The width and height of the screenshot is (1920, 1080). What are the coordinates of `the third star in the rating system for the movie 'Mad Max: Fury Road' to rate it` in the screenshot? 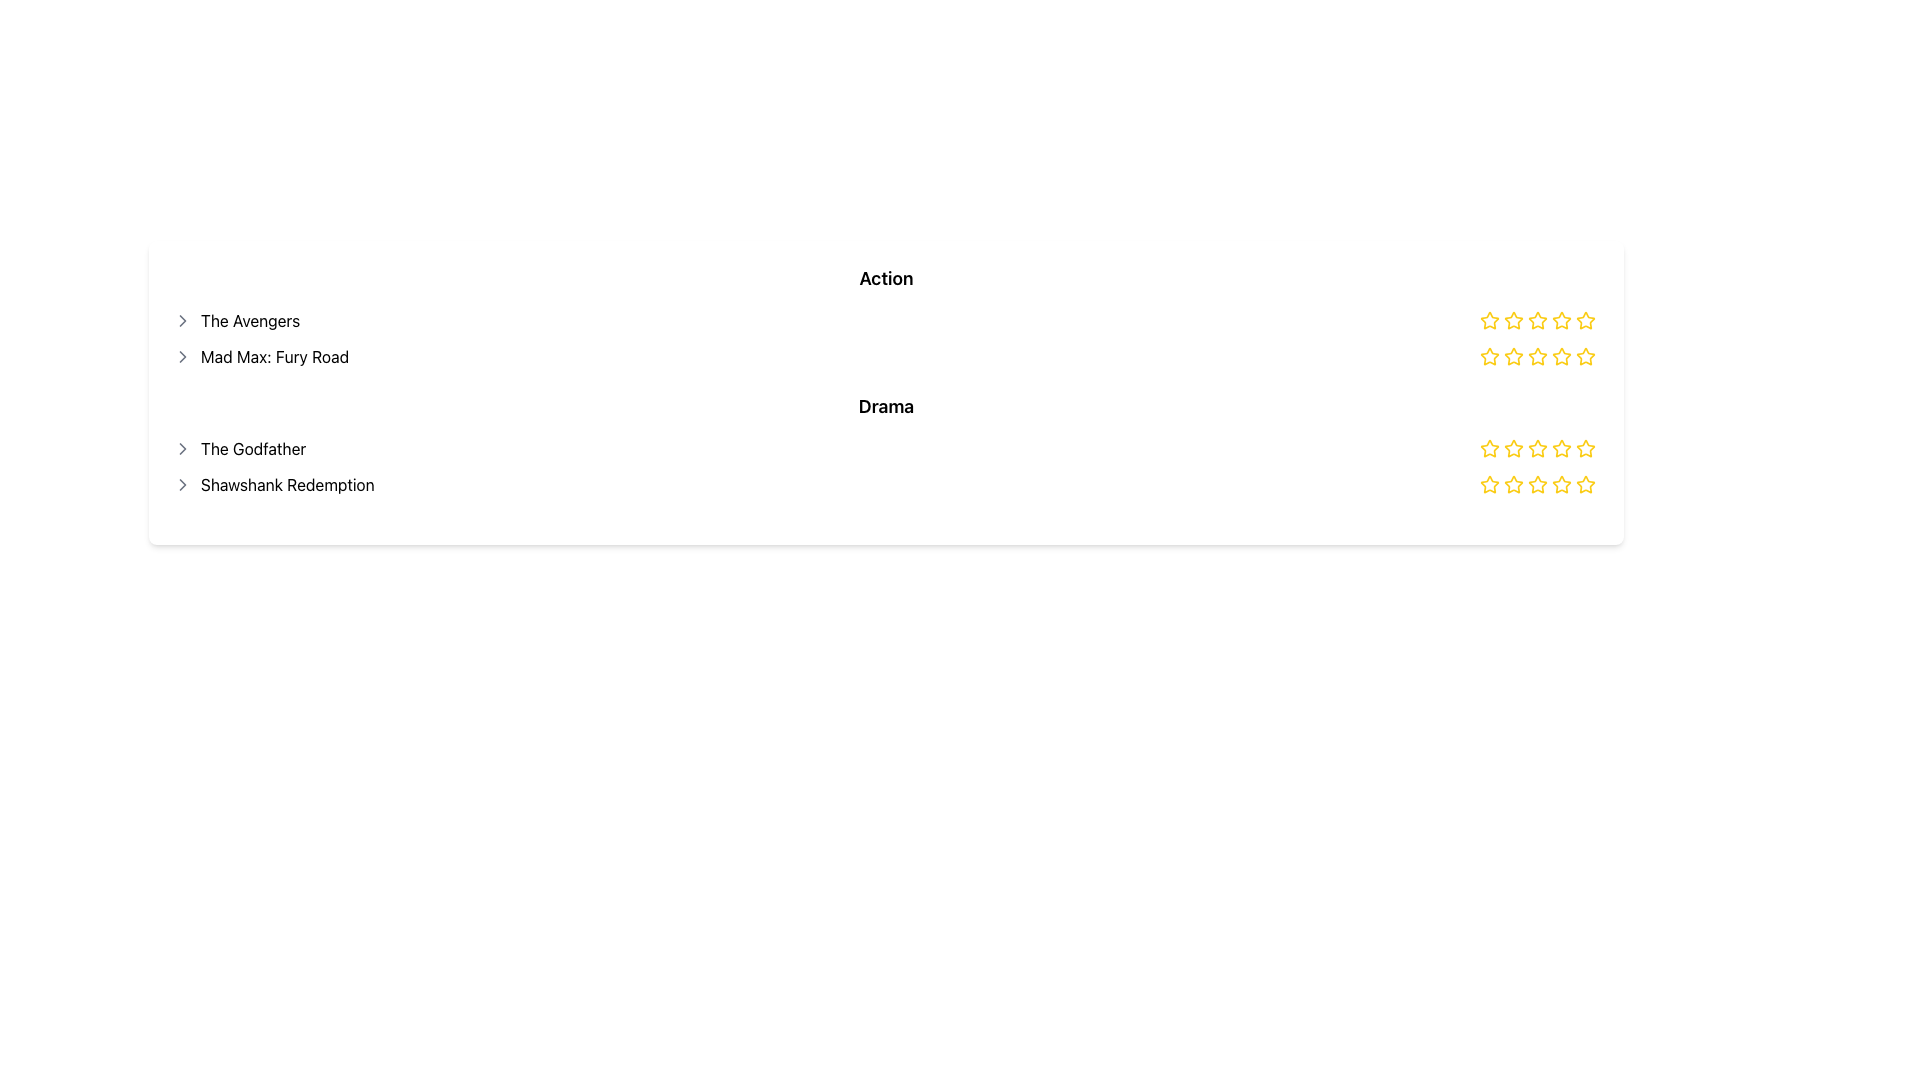 It's located at (1560, 319).